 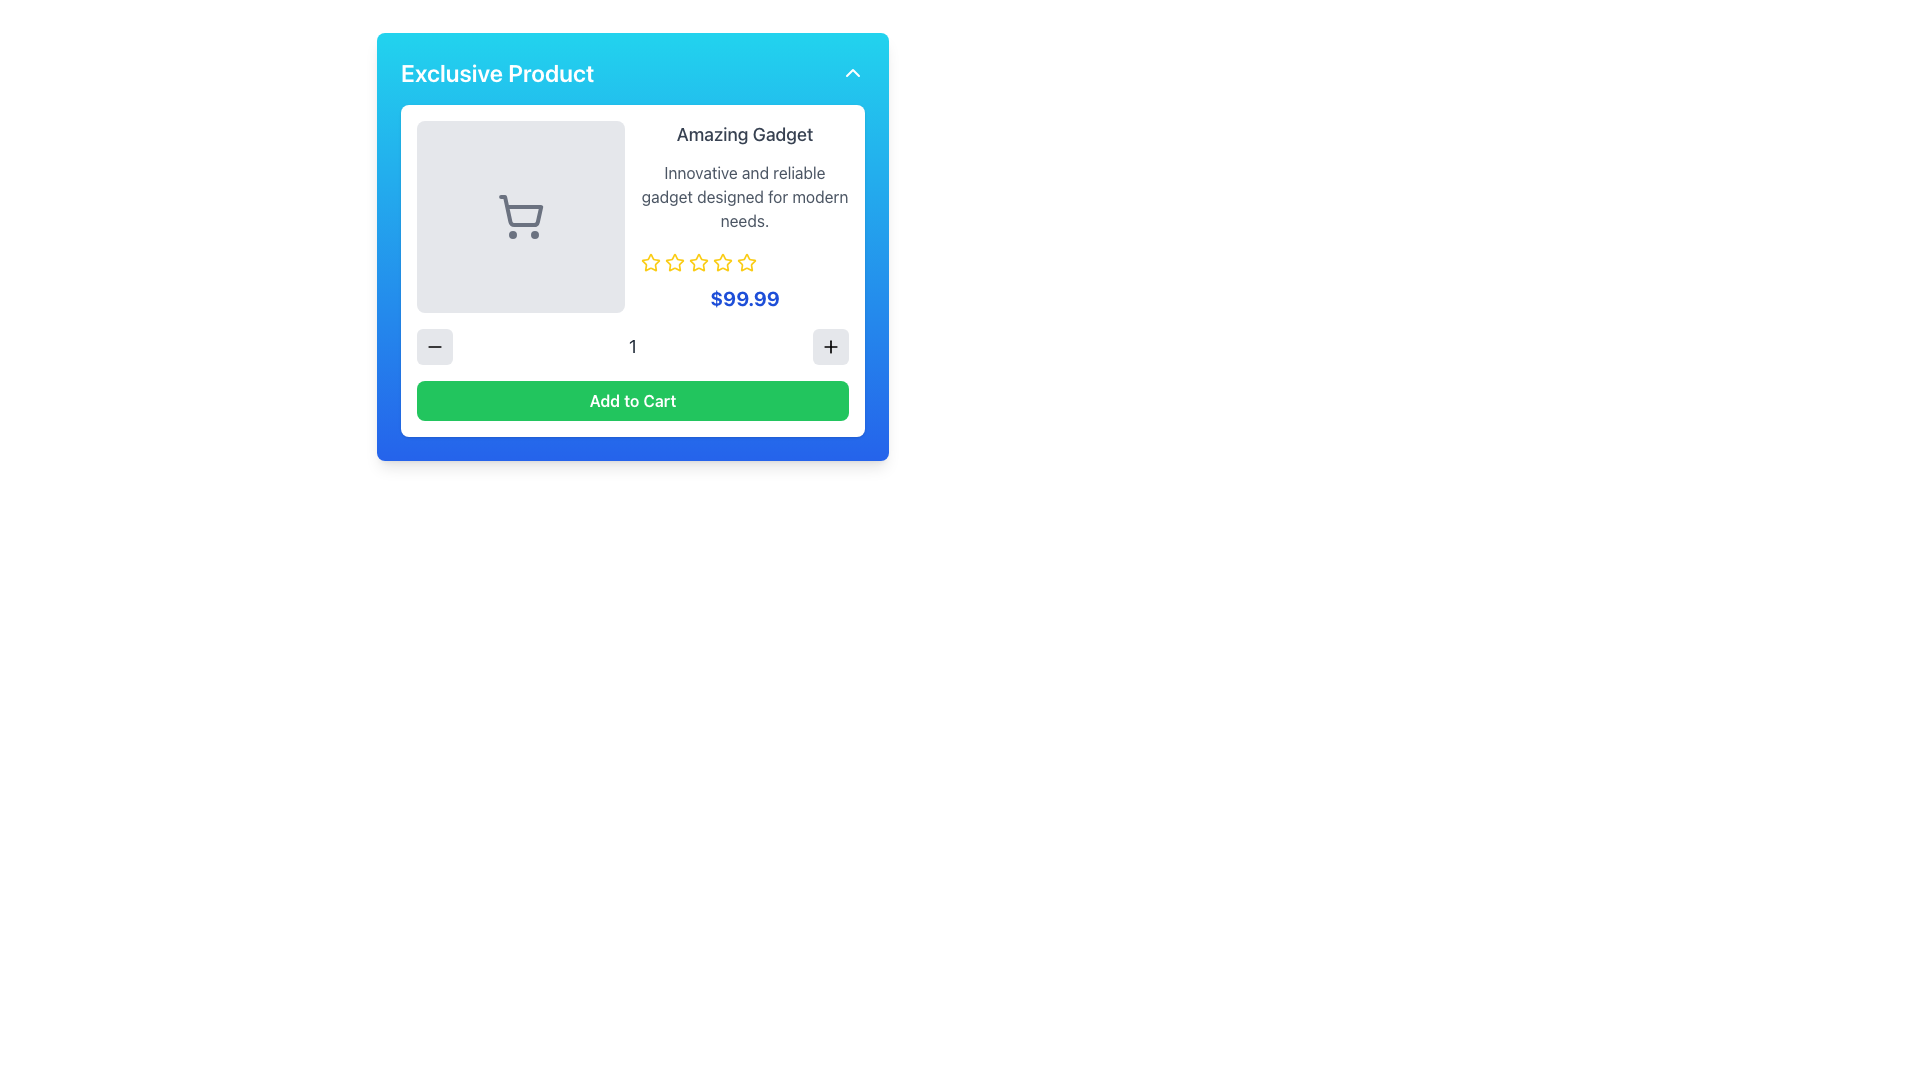 What do you see at coordinates (743, 261) in the screenshot?
I see `the star icons in the rating display located beneath the product's description and above the price in the product information card` at bounding box center [743, 261].